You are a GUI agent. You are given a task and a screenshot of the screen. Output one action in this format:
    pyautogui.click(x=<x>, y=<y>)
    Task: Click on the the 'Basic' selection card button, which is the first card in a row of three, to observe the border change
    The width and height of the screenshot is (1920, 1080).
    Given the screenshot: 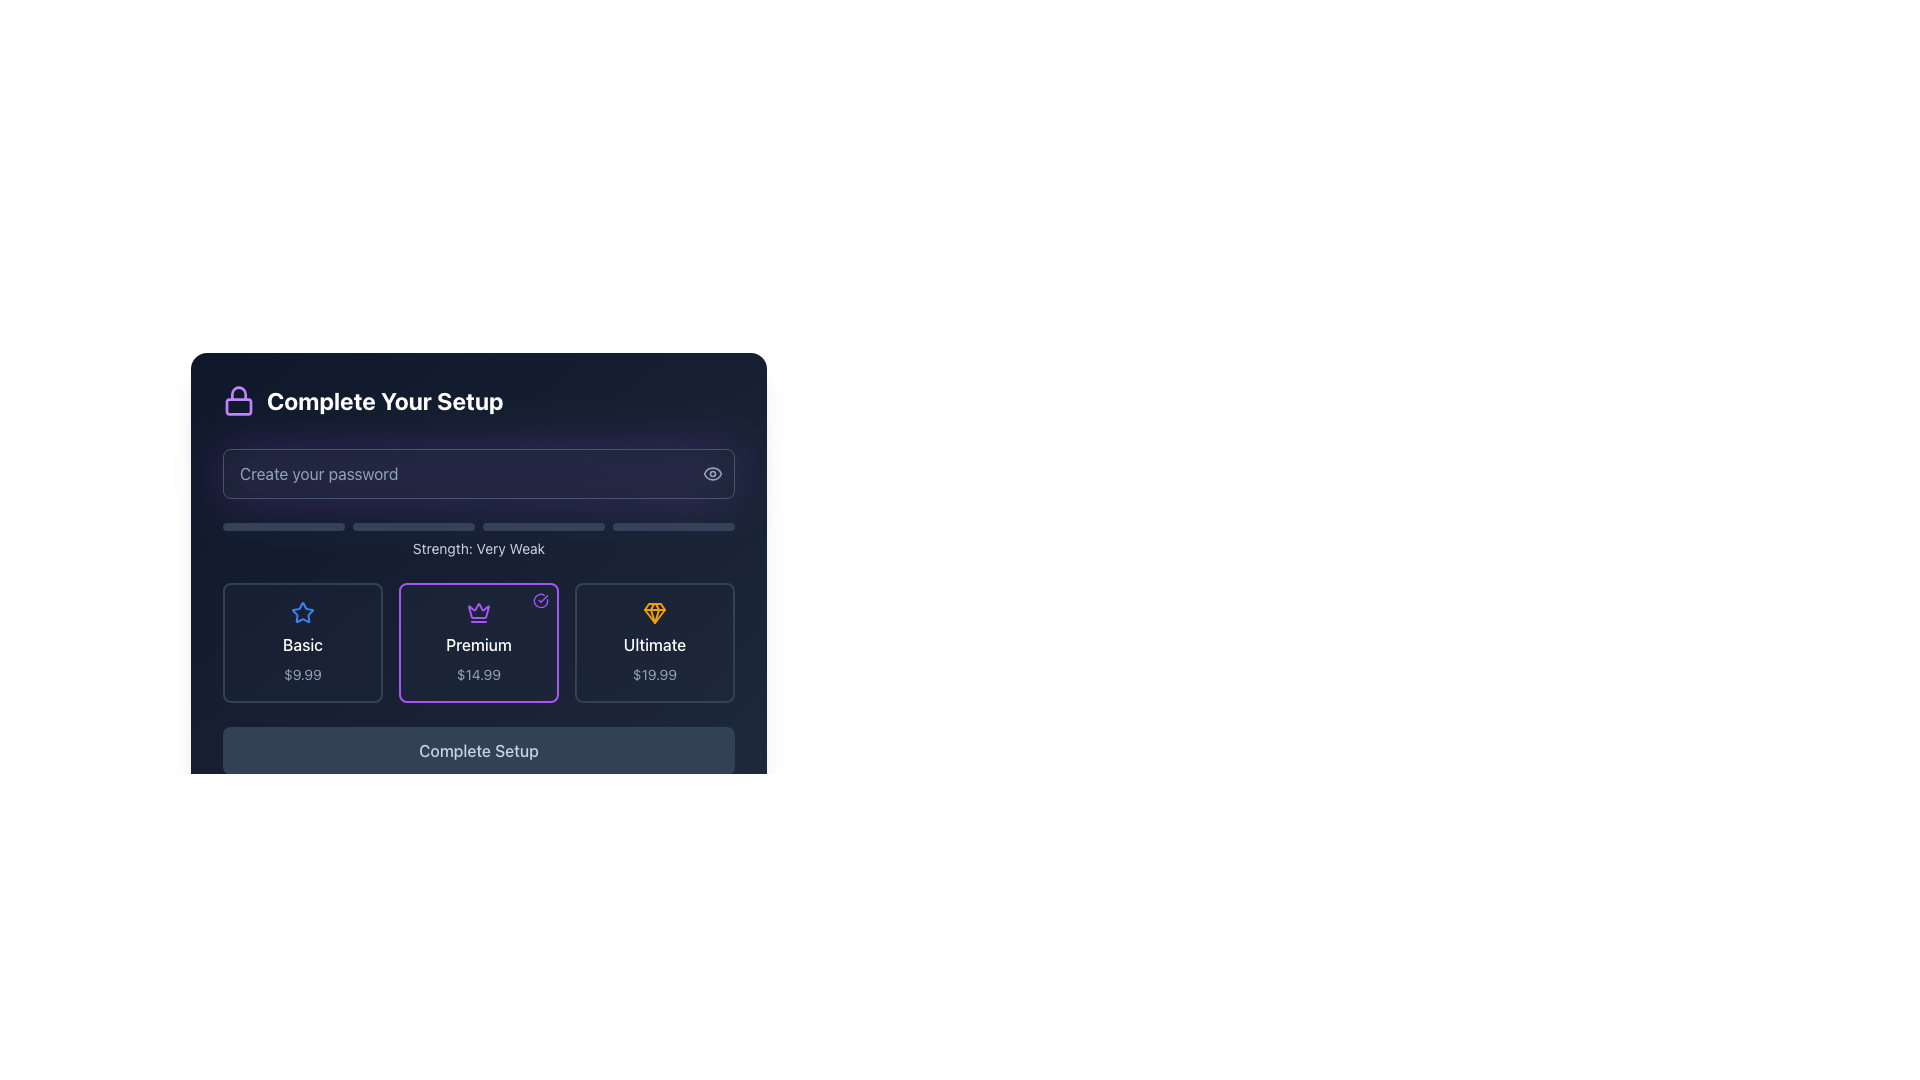 What is the action you would take?
    pyautogui.click(x=301, y=643)
    